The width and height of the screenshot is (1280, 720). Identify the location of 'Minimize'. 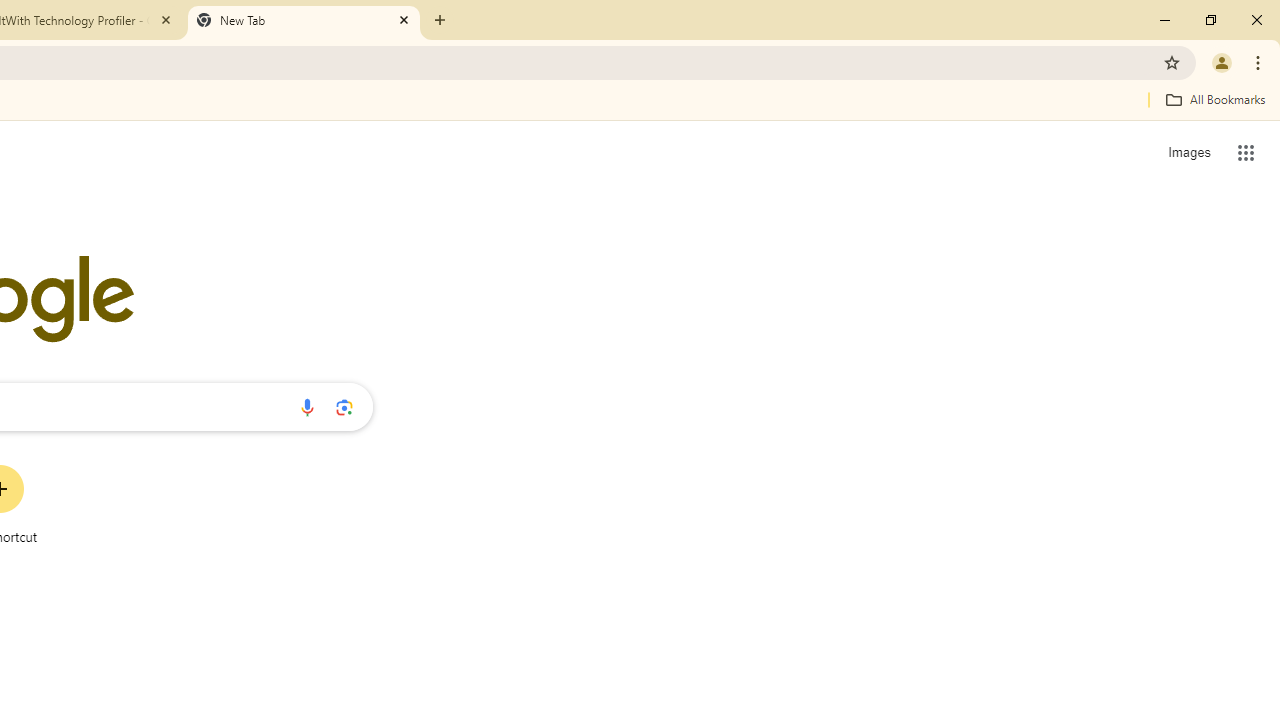
(1165, 20).